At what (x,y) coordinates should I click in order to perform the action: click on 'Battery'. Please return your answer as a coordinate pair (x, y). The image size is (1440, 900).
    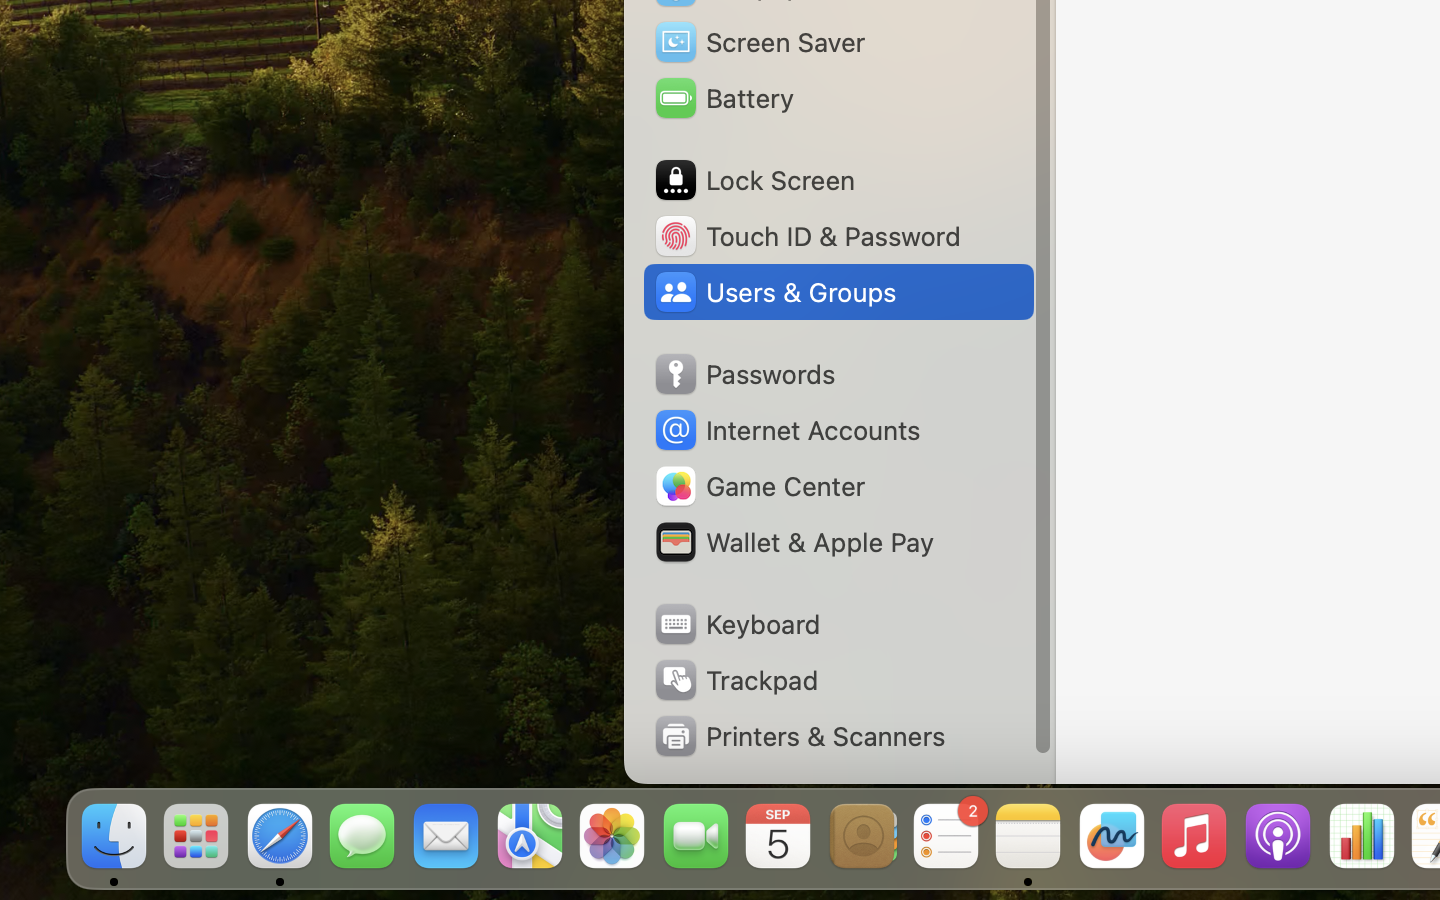
    Looking at the image, I should click on (722, 97).